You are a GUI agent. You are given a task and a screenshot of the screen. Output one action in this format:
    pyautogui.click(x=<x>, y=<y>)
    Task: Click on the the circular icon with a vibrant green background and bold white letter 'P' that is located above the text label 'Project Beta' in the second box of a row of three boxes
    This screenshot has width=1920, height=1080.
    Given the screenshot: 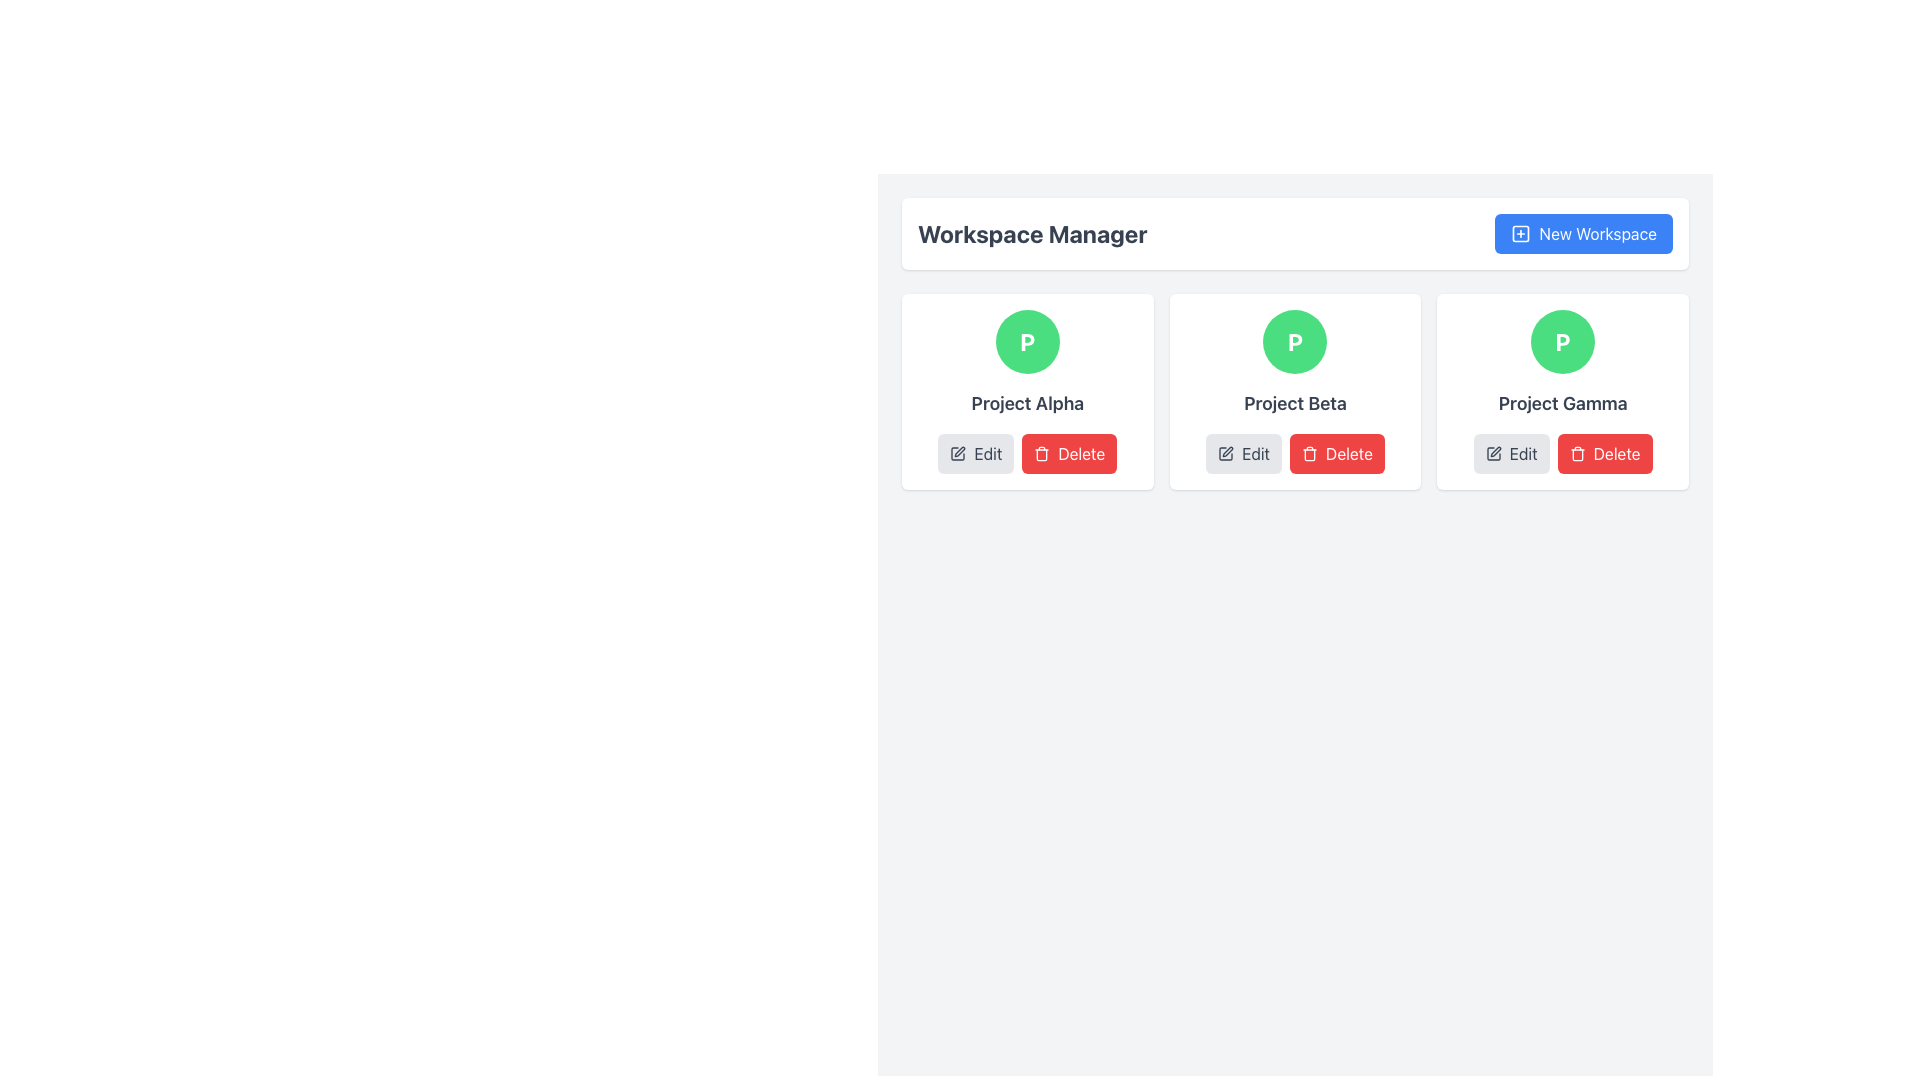 What is the action you would take?
    pyautogui.click(x=1295, y=341)
    